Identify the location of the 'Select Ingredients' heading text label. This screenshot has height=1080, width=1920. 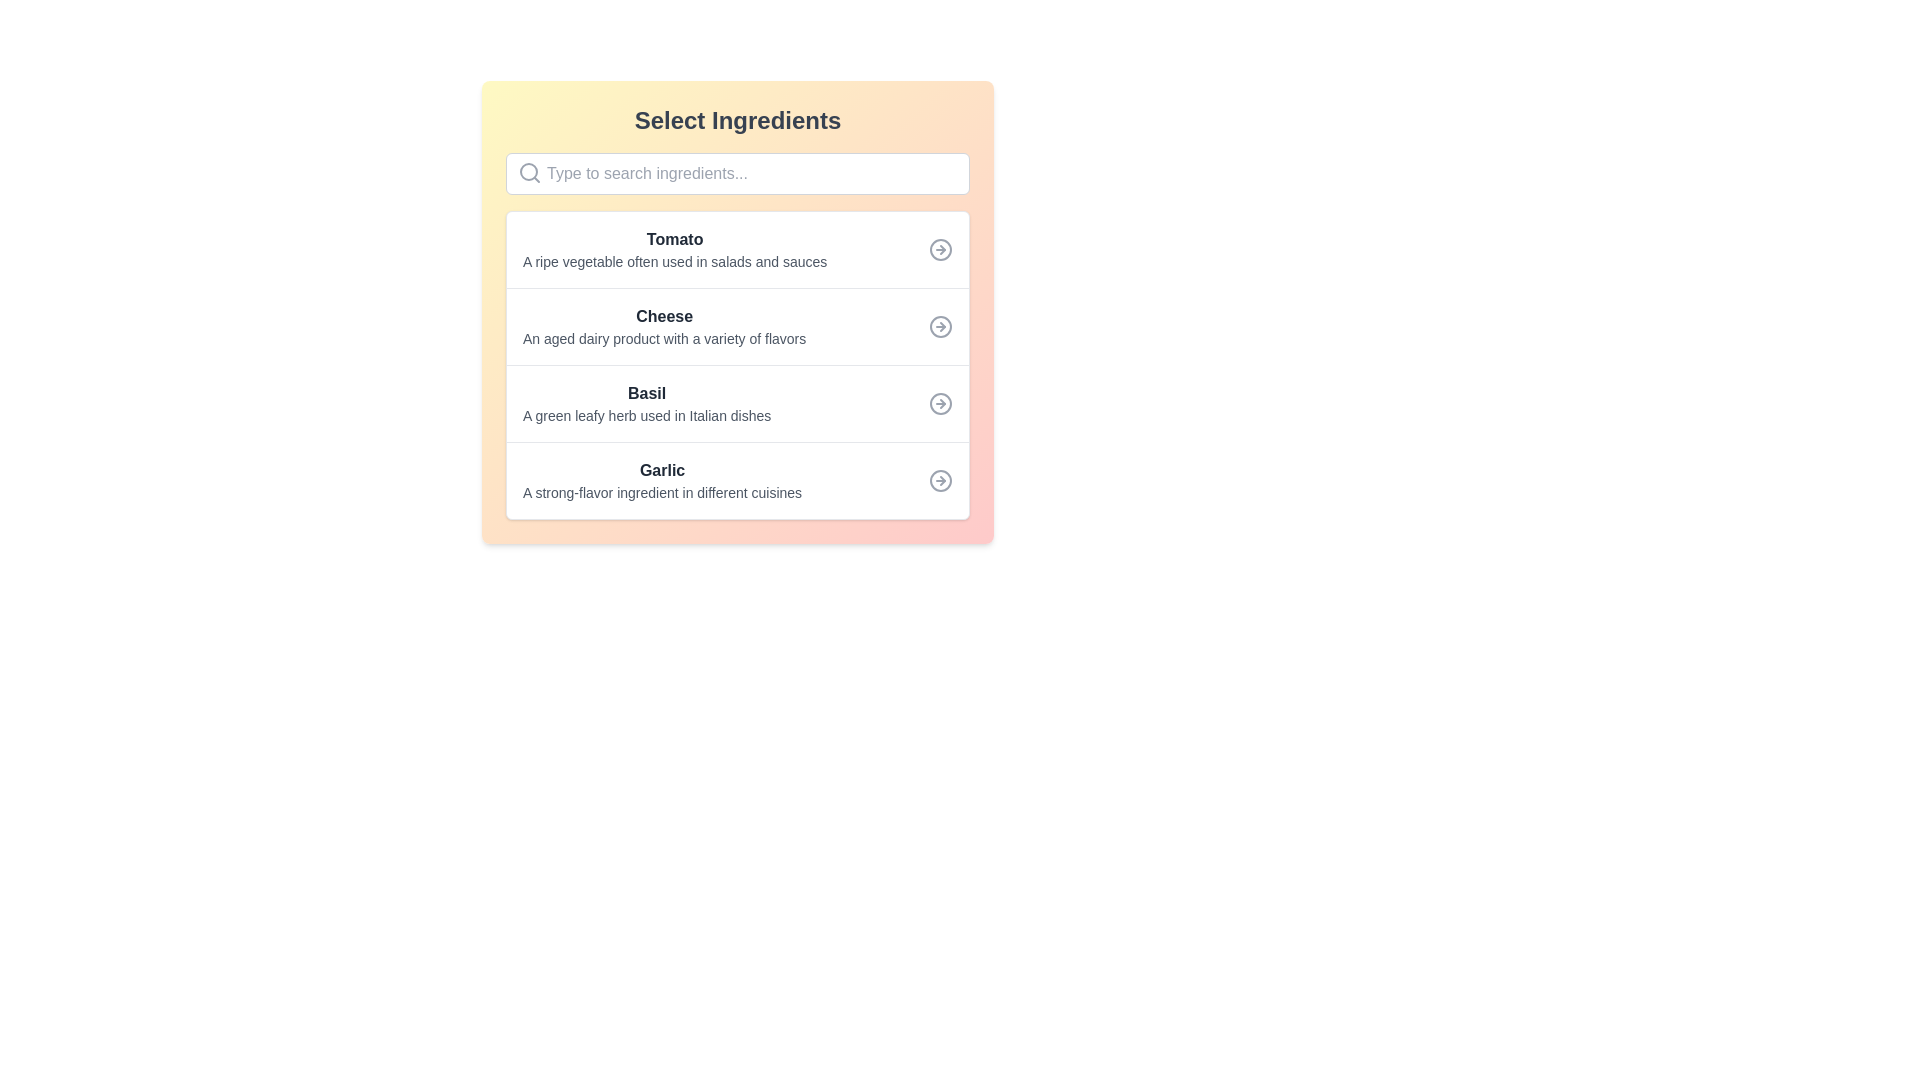
(737, 120).